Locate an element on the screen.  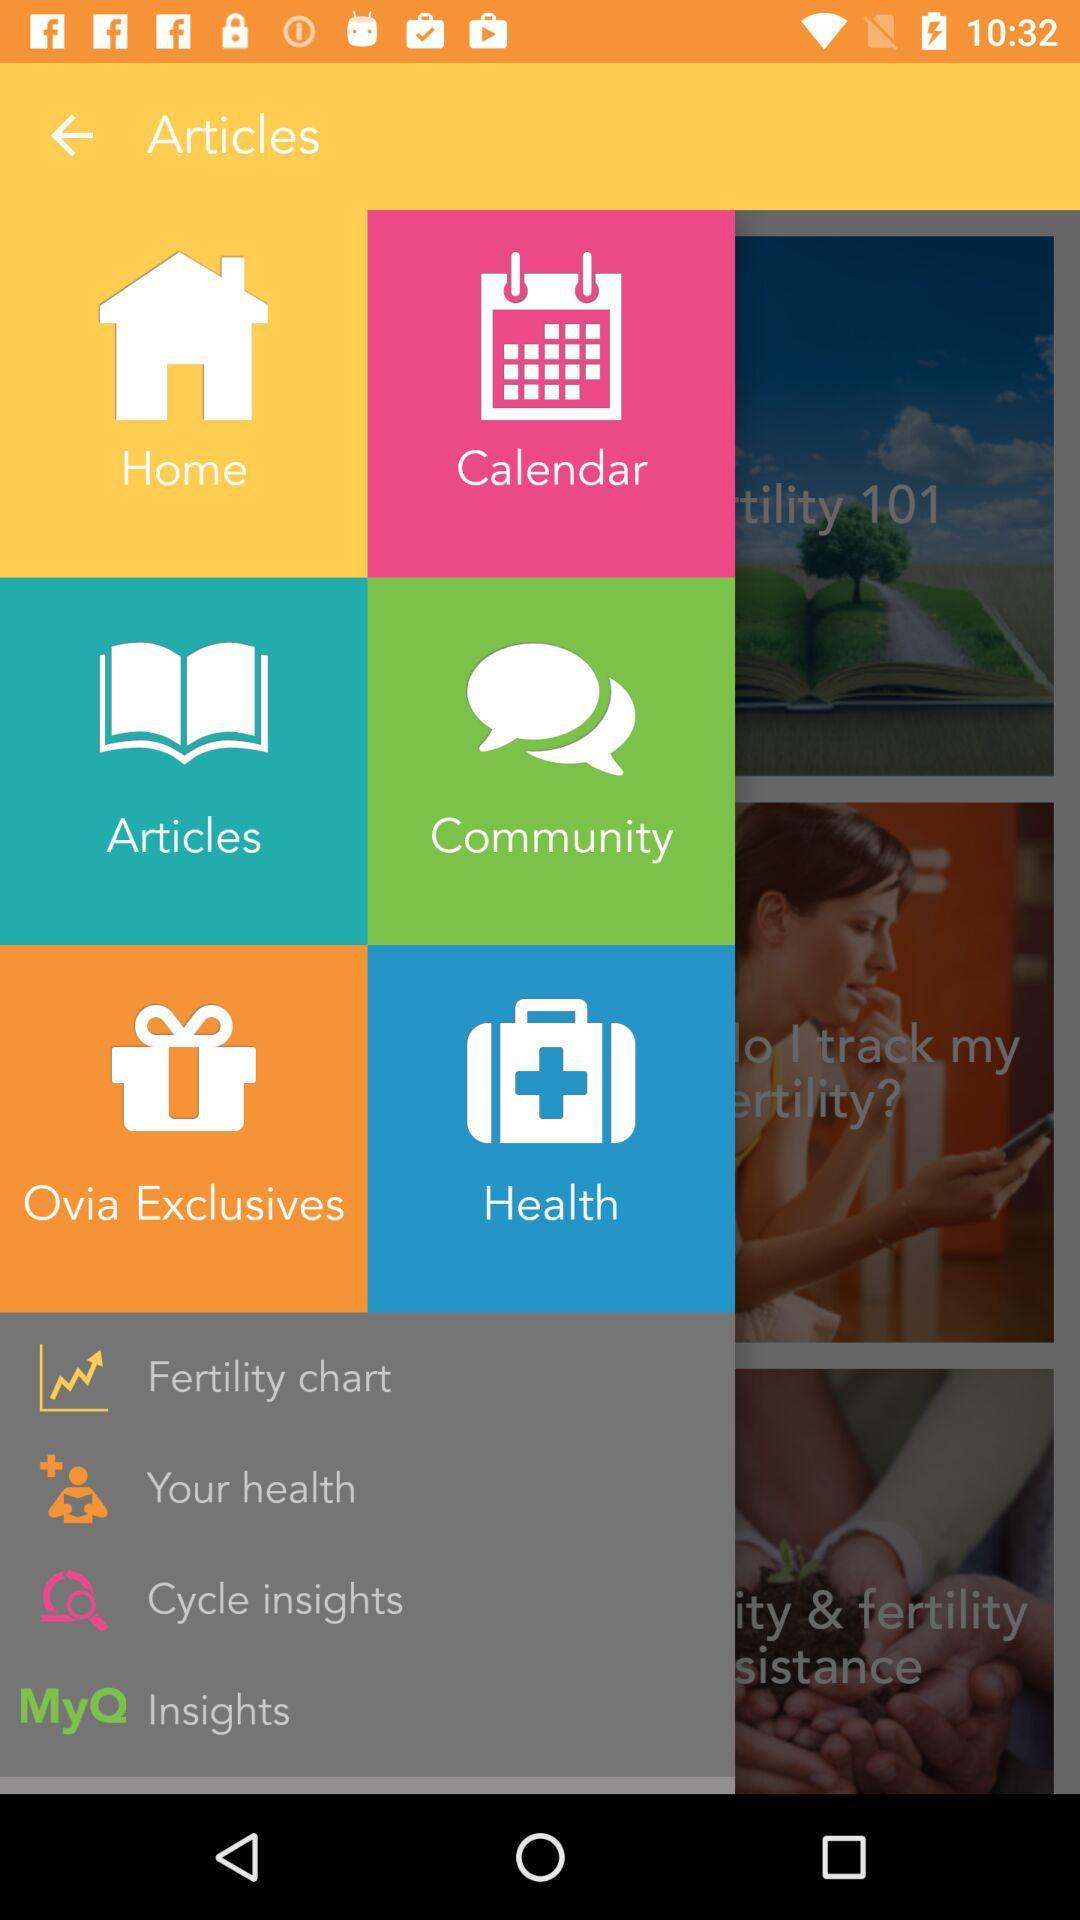
the text articles on the web page is located at coordinates (550, 135).